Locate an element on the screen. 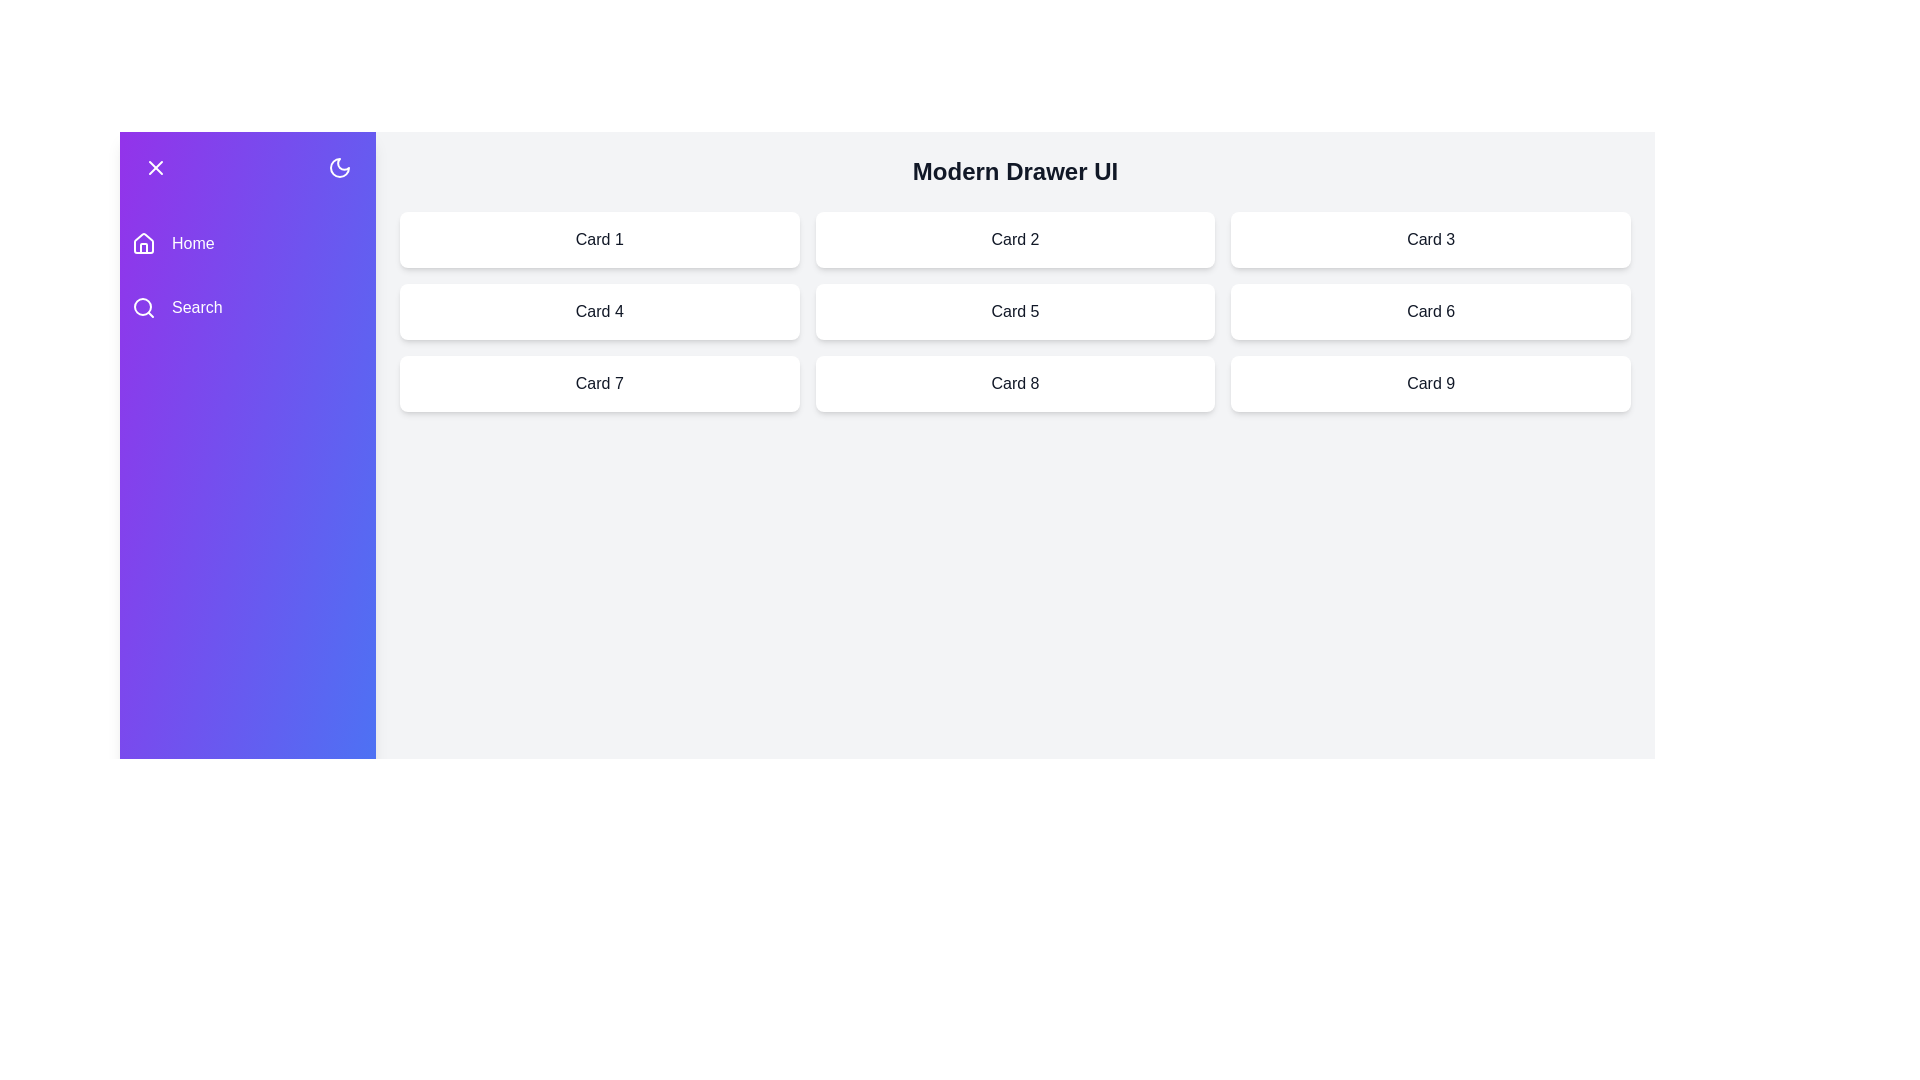 This screenshot has width=1920, height=1080. the navigation menu item labeled Search is located at coordinates (247, 308).